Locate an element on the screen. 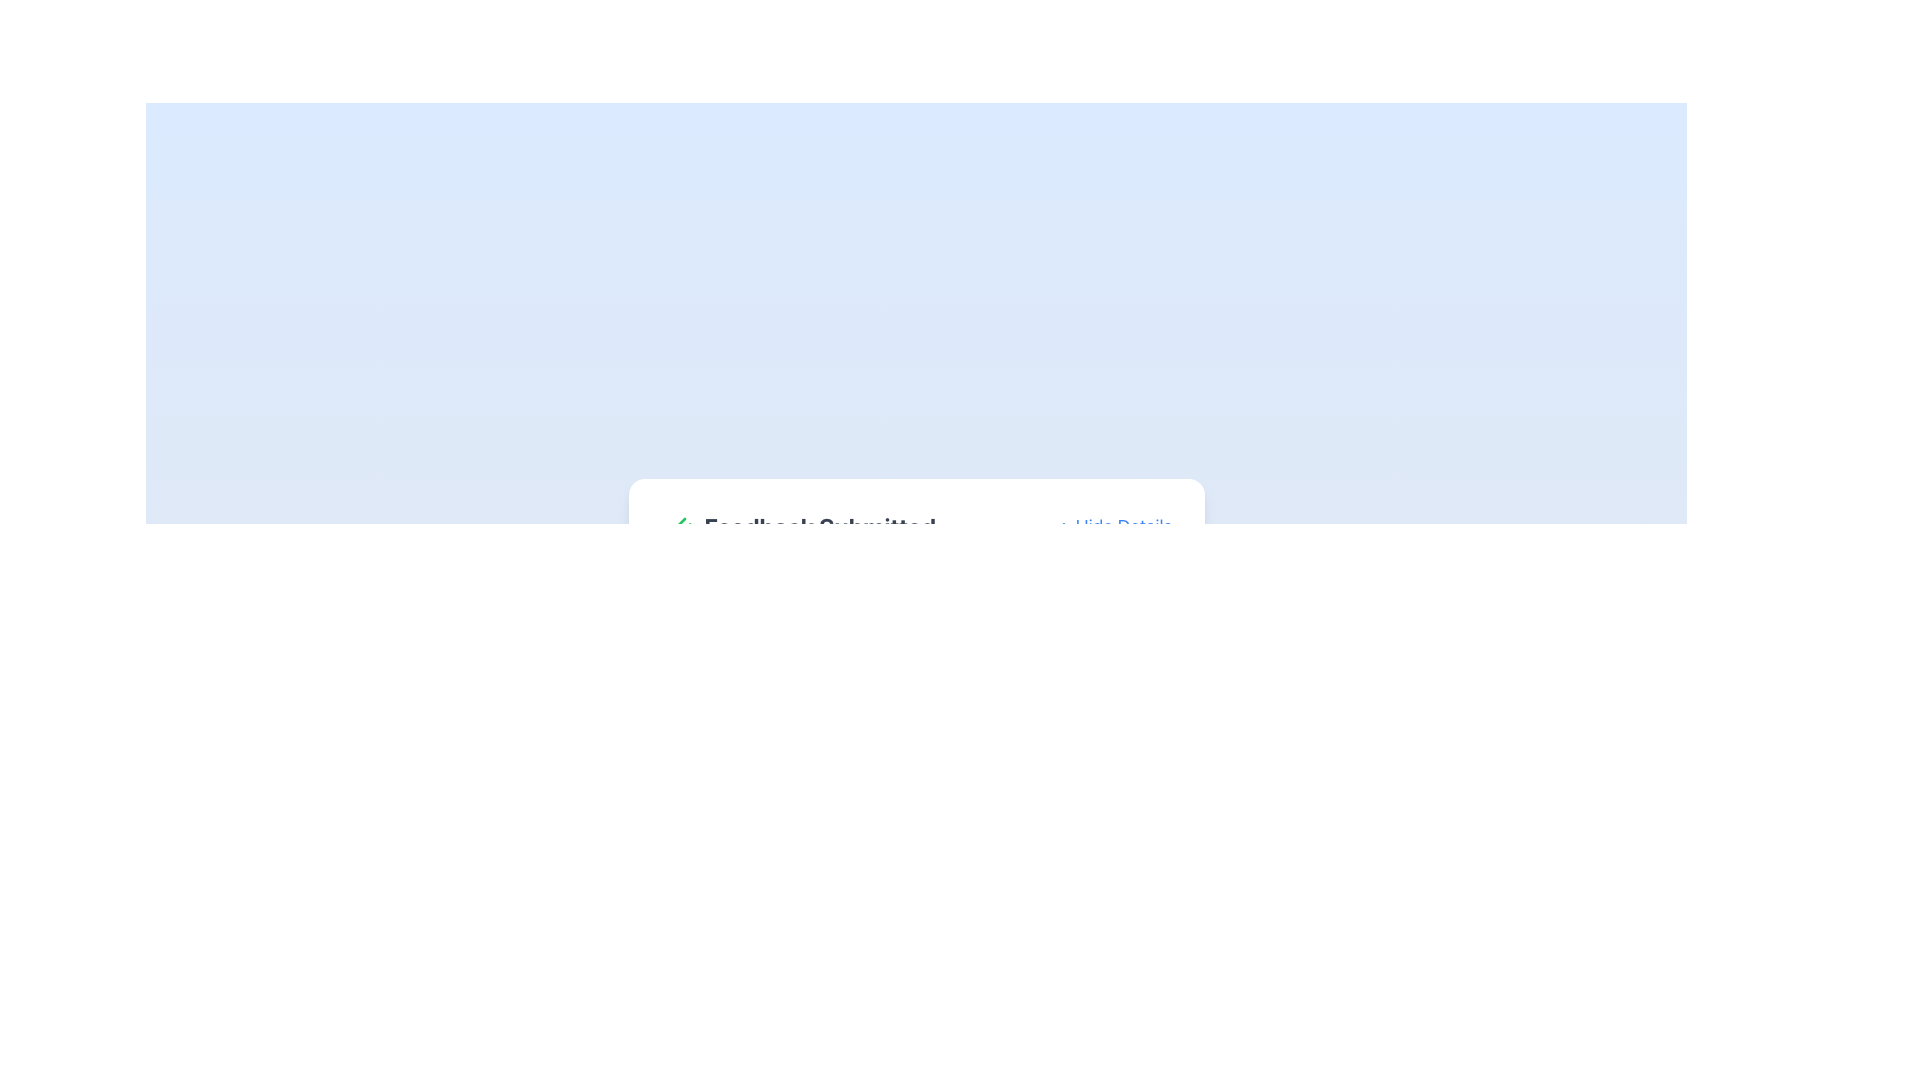 The image size is (1920, 1080). the 'Hide Details' text label, which is styled in blue and positioned next to an upward-pointing arrow icon is located at coordinates (1124, 525).